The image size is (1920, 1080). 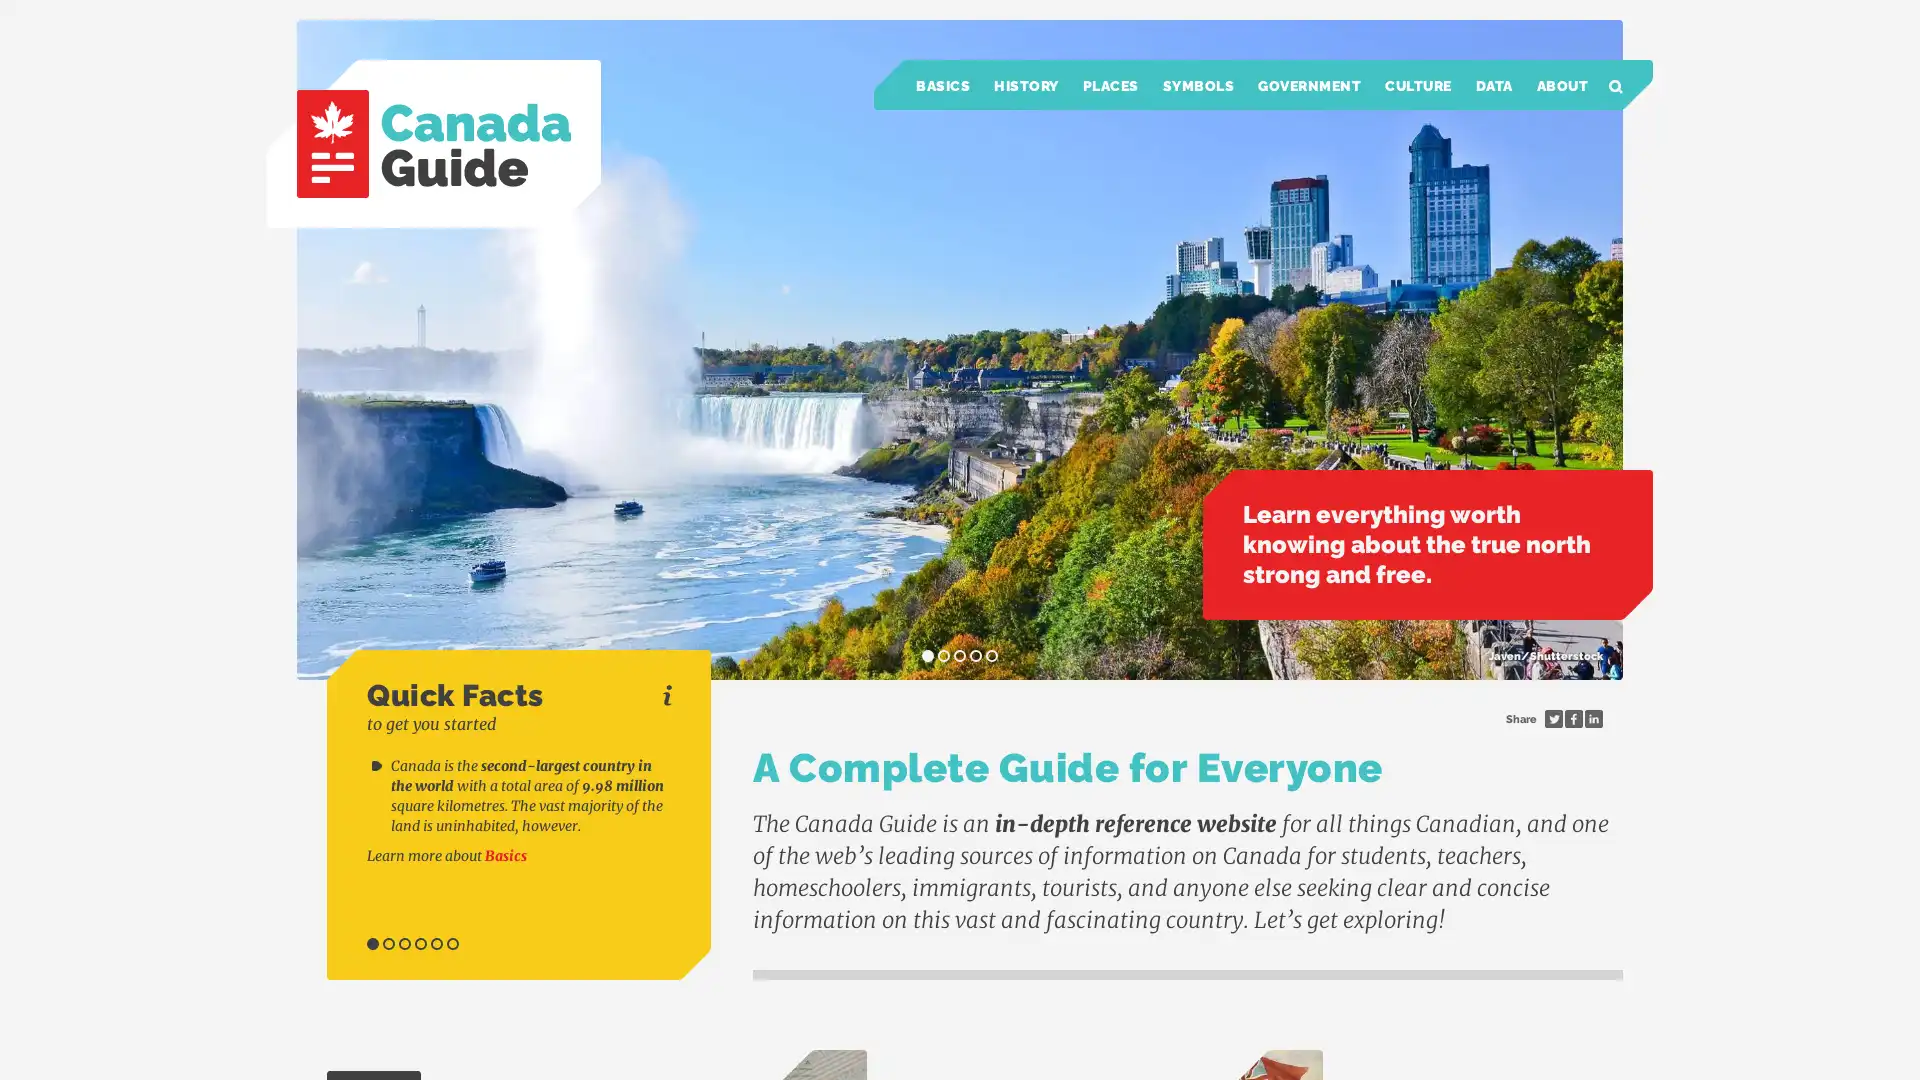 What do you see at coordinates (451, 944) in the screenshot?
I see `Go to slide 6` at bounding box center [451, 944].